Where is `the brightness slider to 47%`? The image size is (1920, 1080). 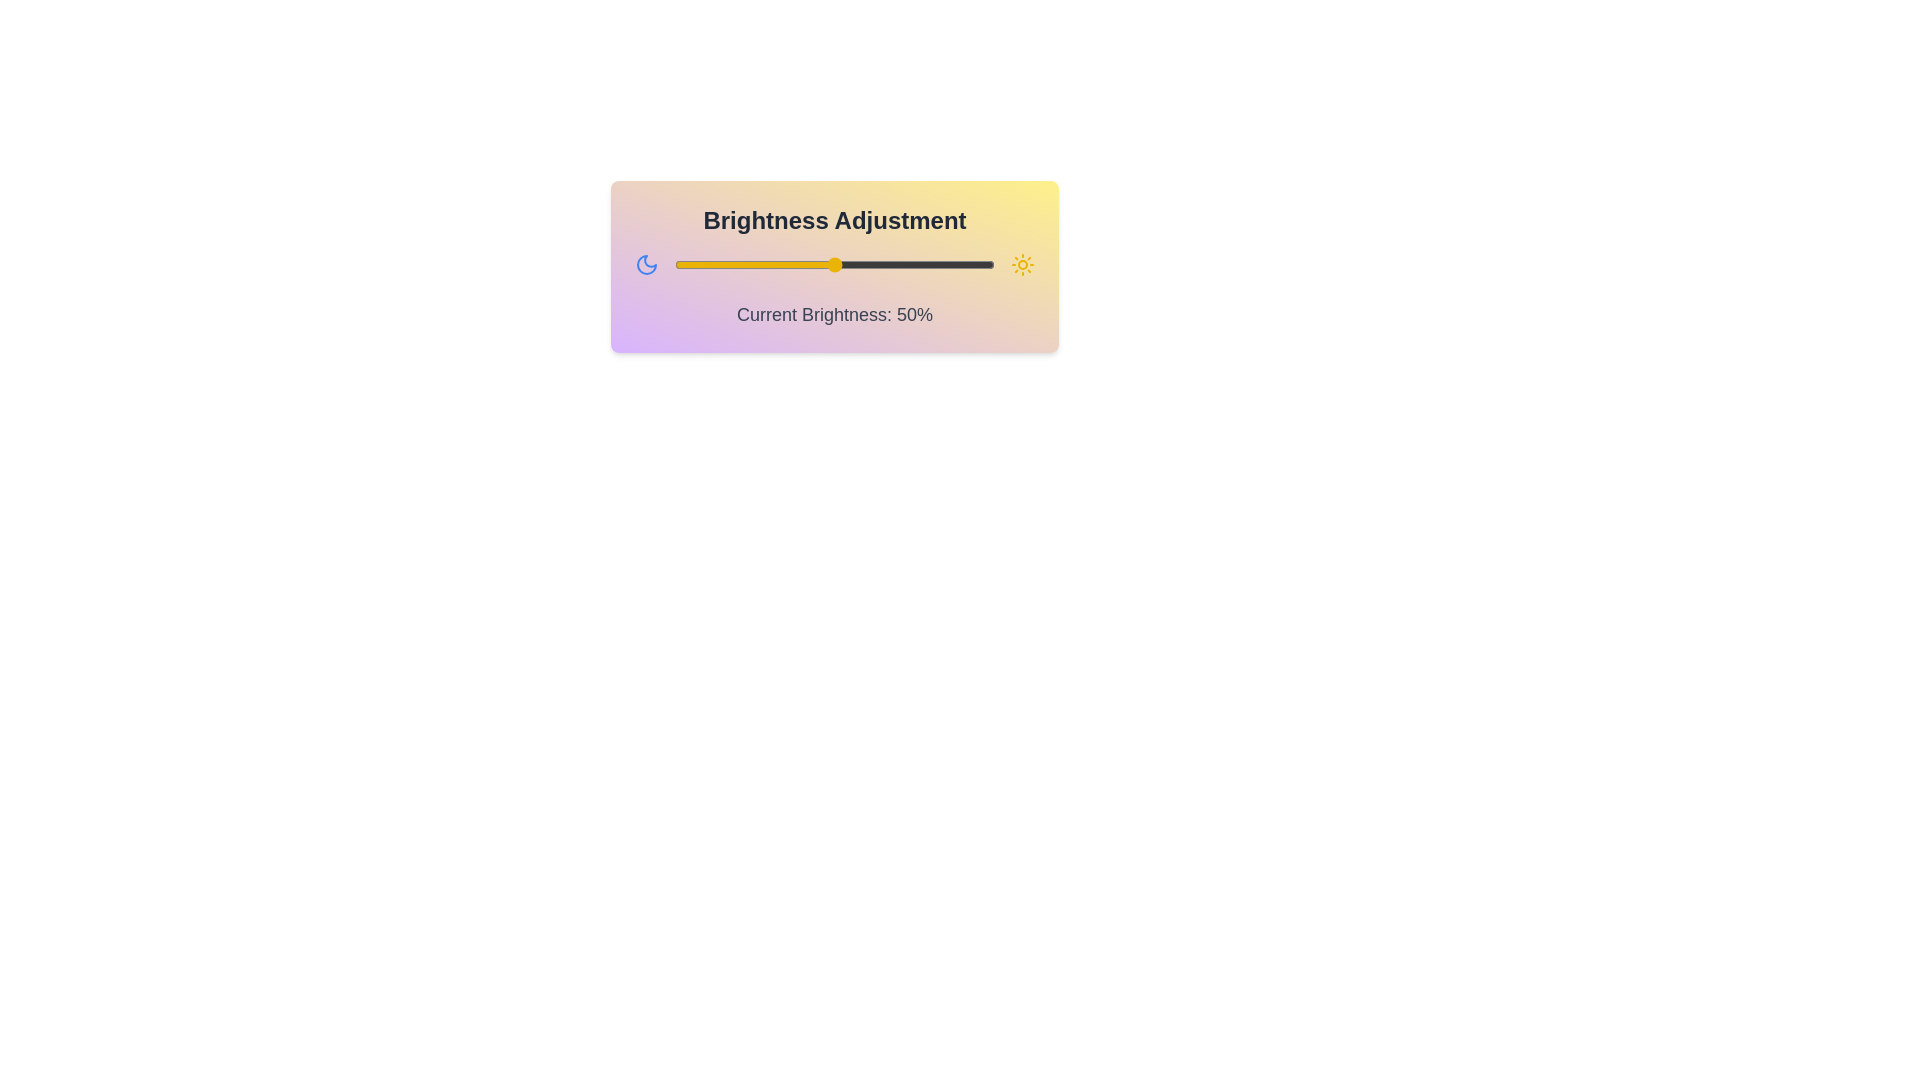 the brightness slider to 47% is located at coordinates (825, 264).